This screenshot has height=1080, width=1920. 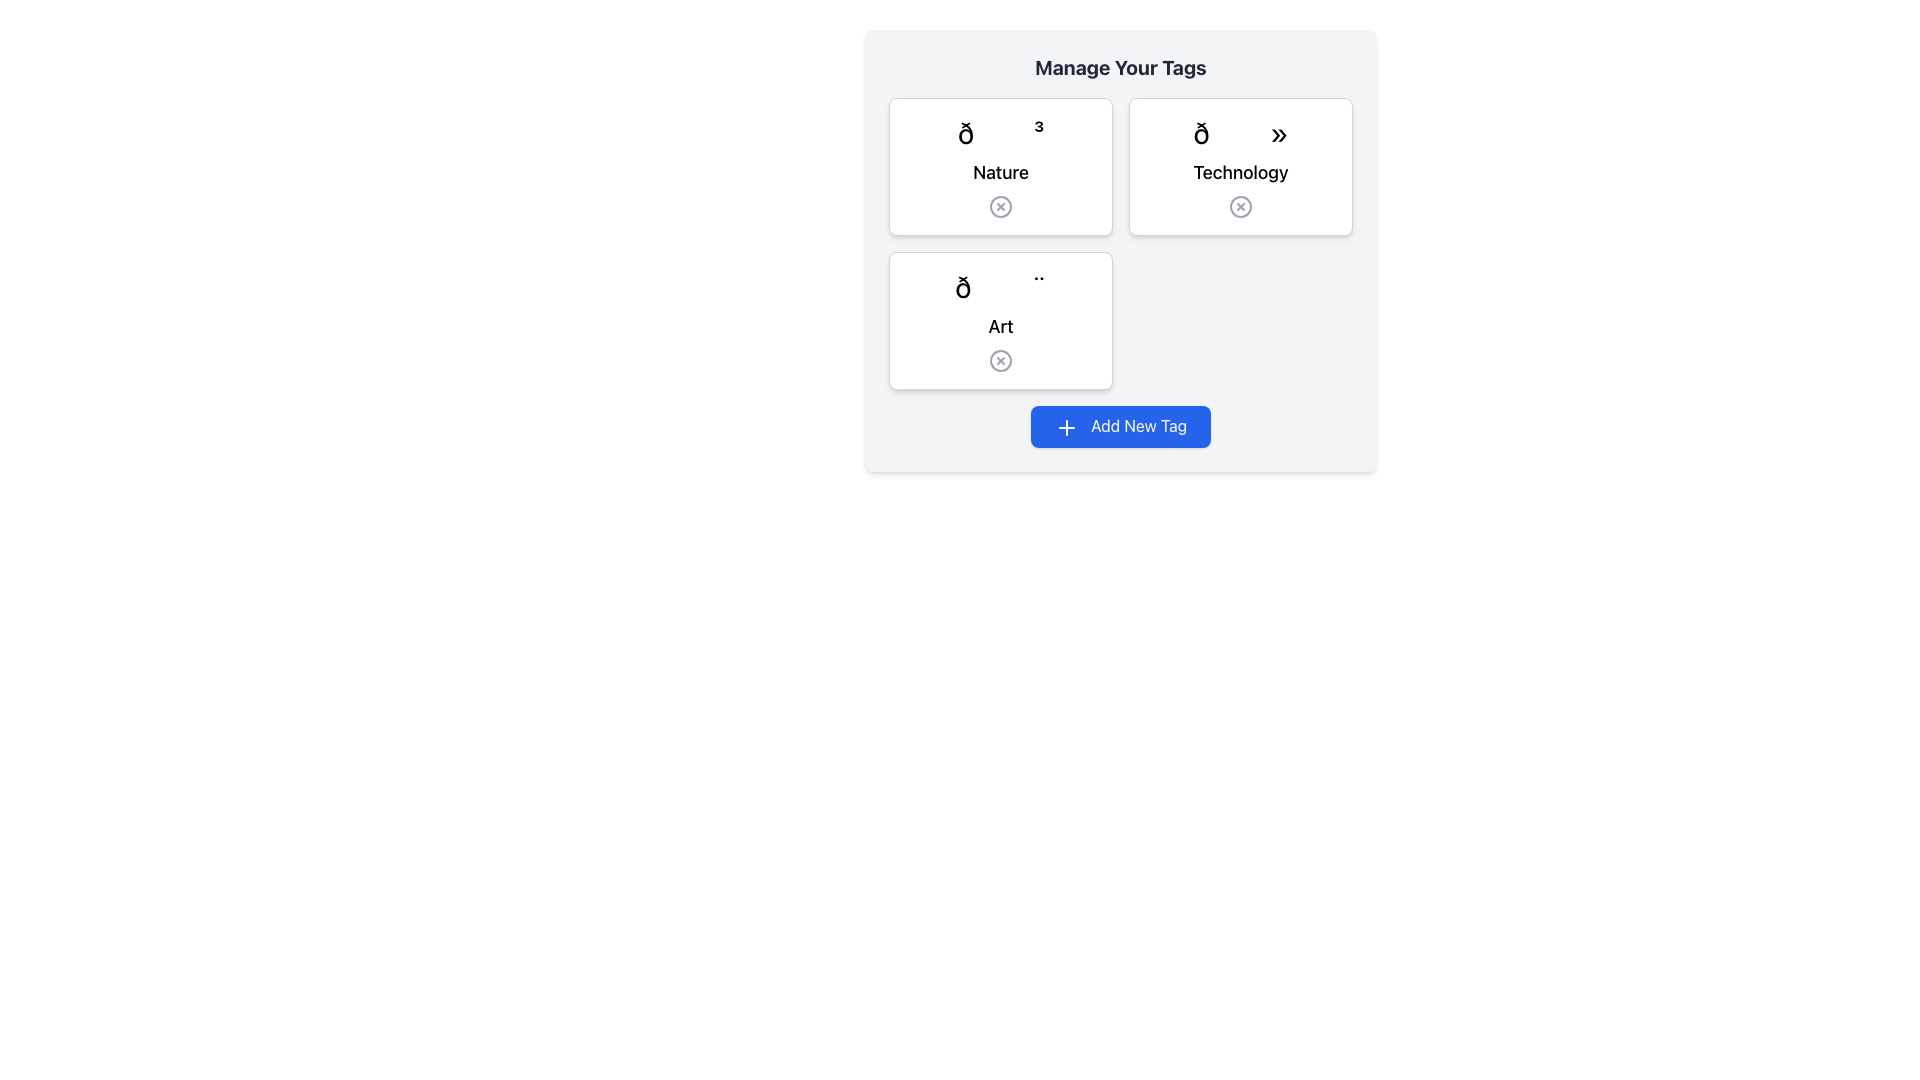 I want to click on the text label displaying the word 'Art', which is centrally located at the bottom section of a rectangular card group, directly below an emoji-like icon, so click(x=1001, y=326).